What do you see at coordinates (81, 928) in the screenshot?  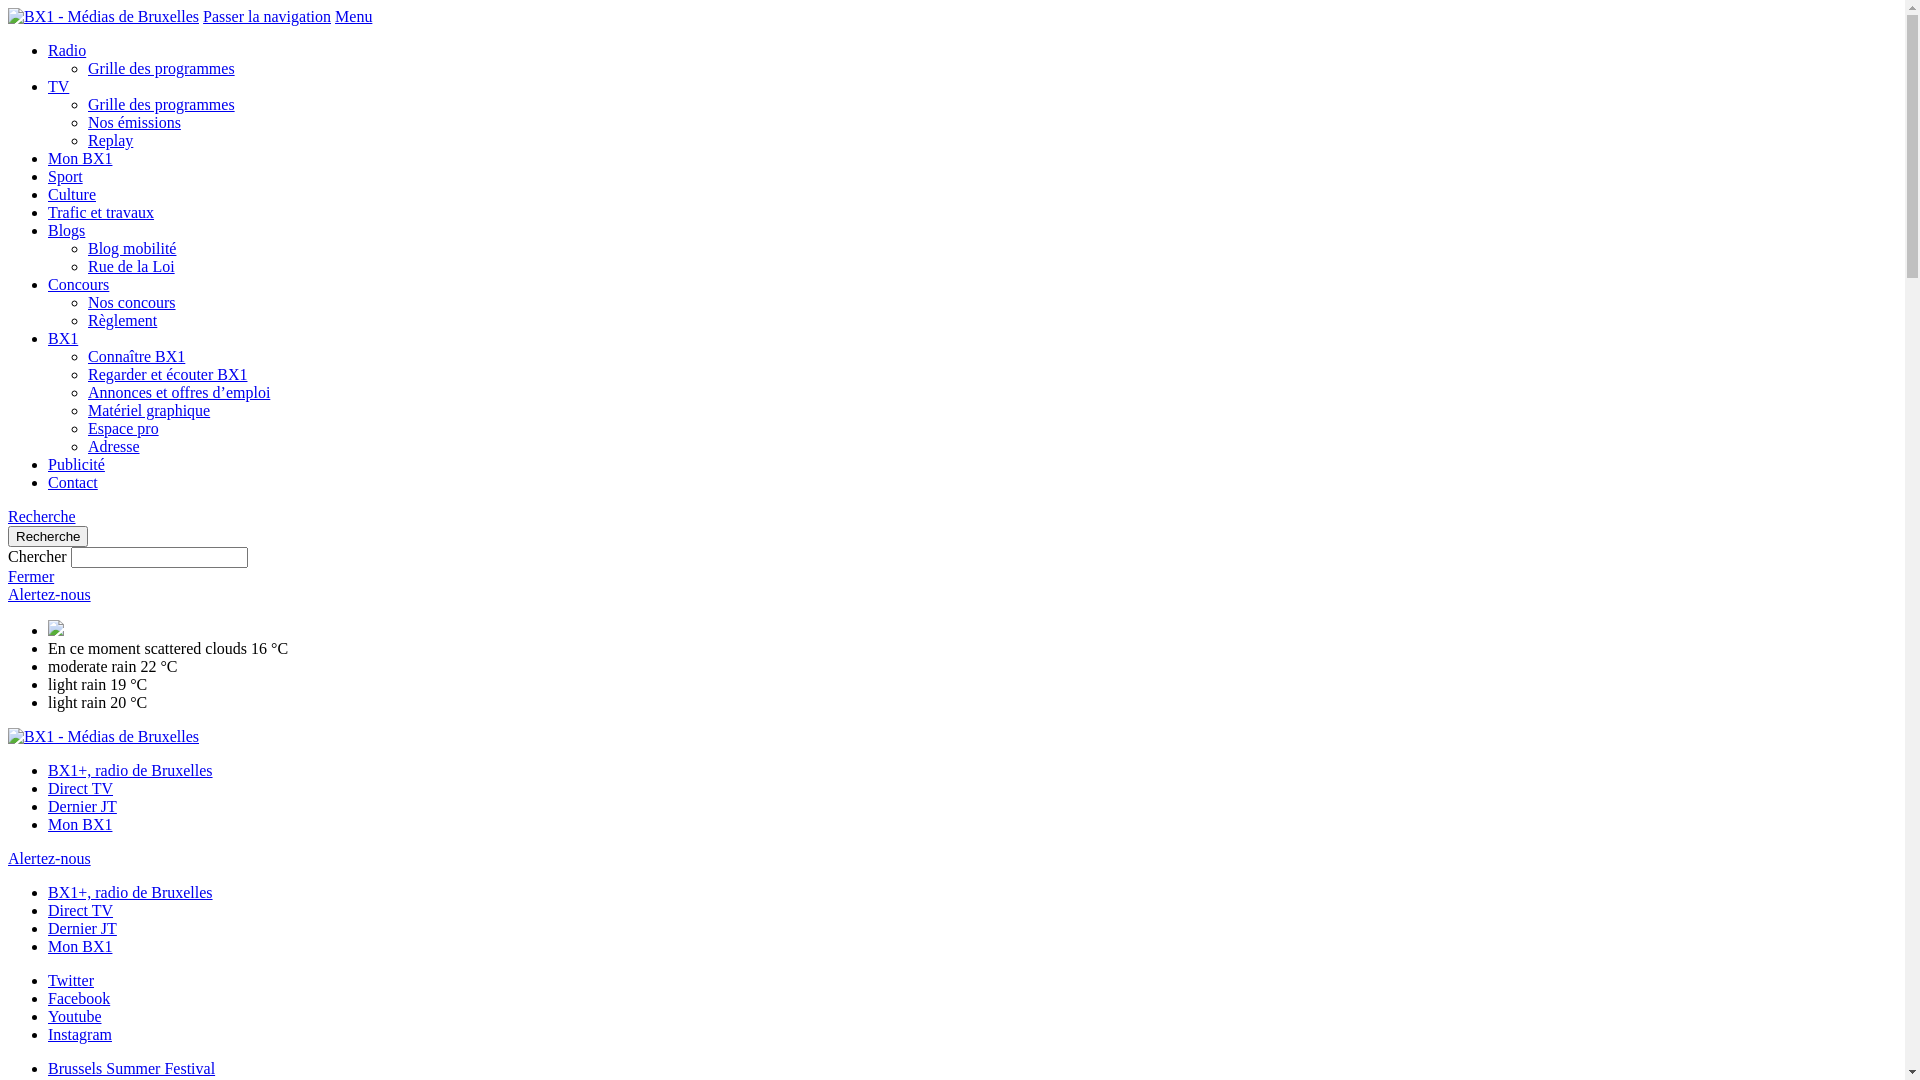 I see `'Dernier JT'` at bounding box center [81, 928].